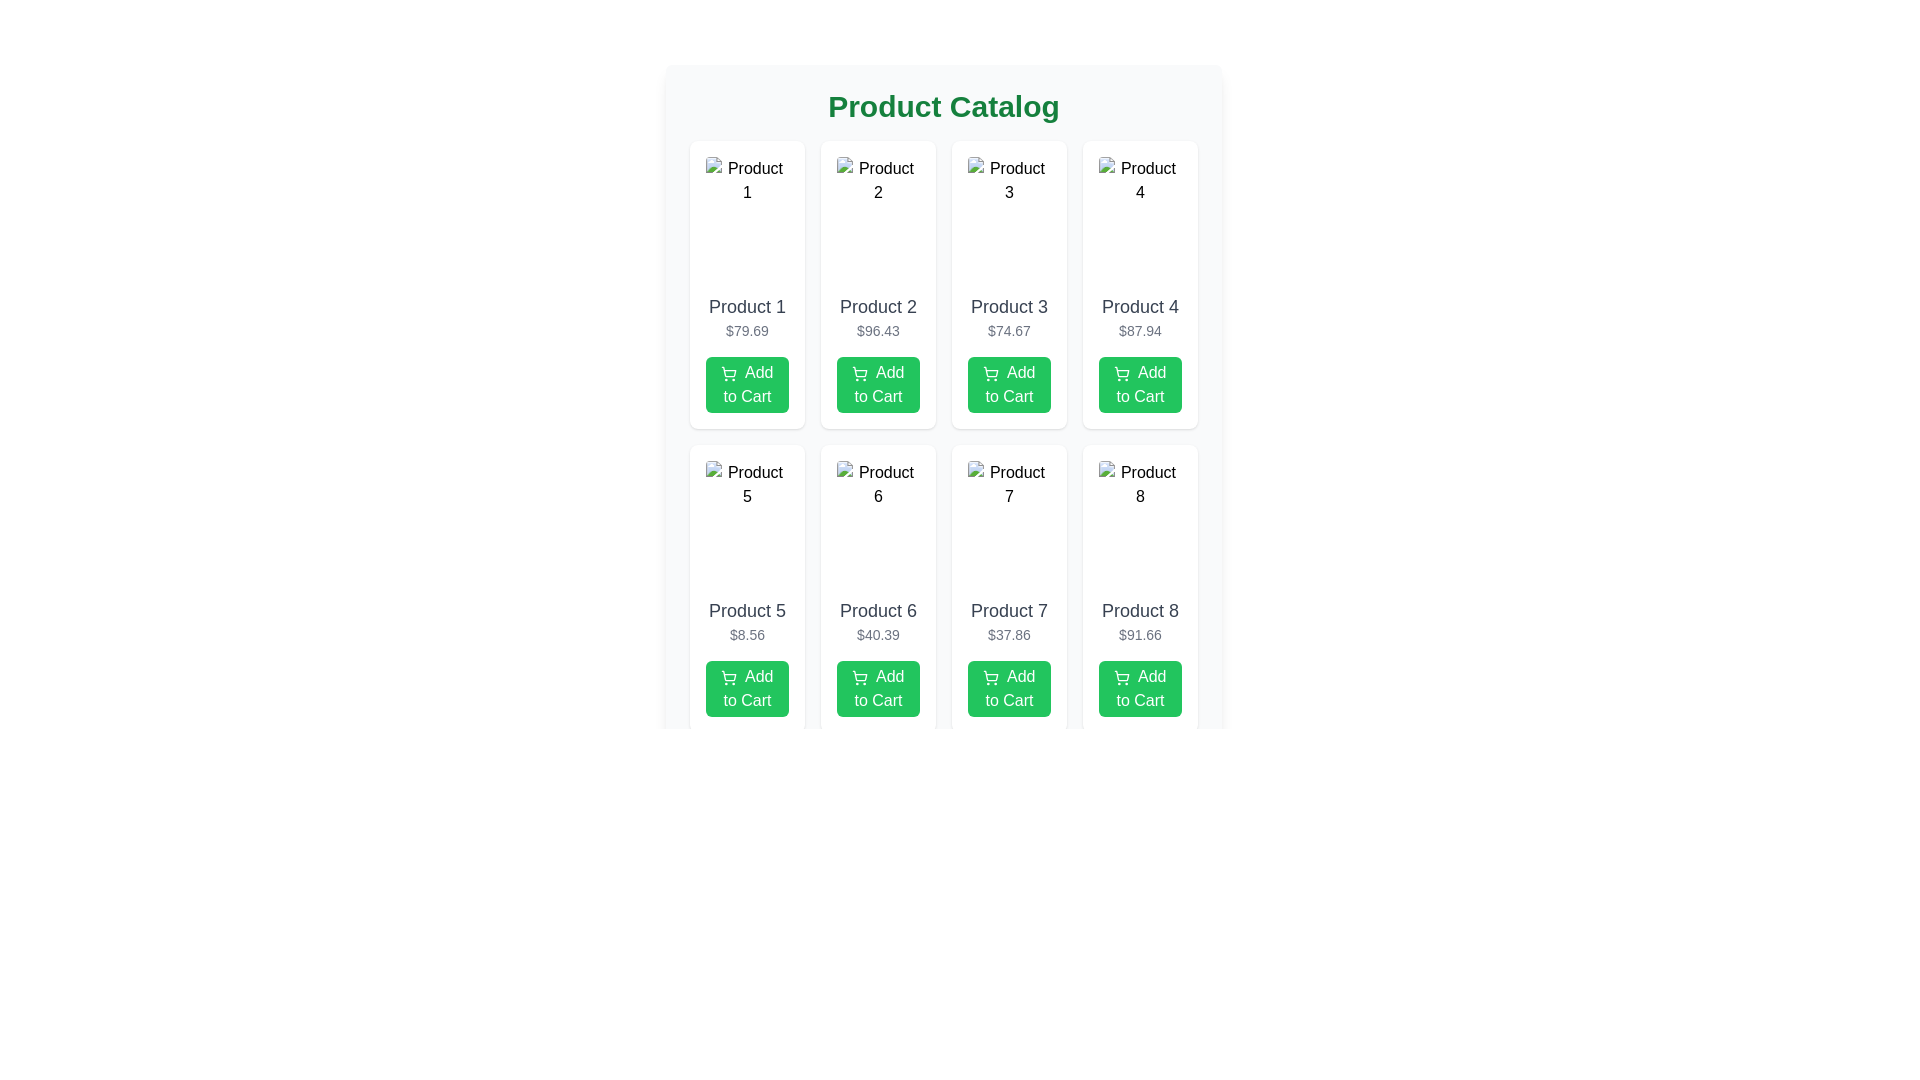 This screenshot has height=1080, width=1920. What do you see at coordinates (878, 330) in the screenshot?
I see `the text label displaying the price information for 'Product 2', which is located below its title and above the 'Add to Cart' button in the second column of the product grid layout` at bounding box center [878, 330].